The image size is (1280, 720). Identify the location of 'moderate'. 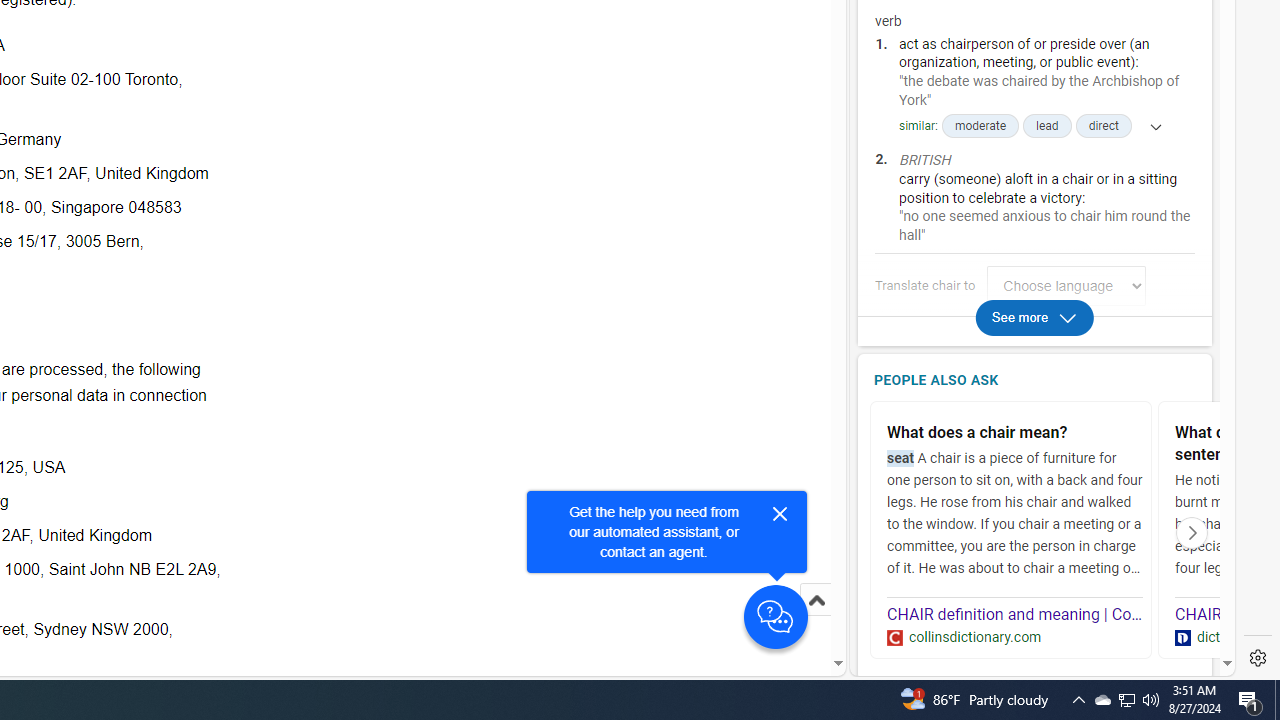
(980, 126).